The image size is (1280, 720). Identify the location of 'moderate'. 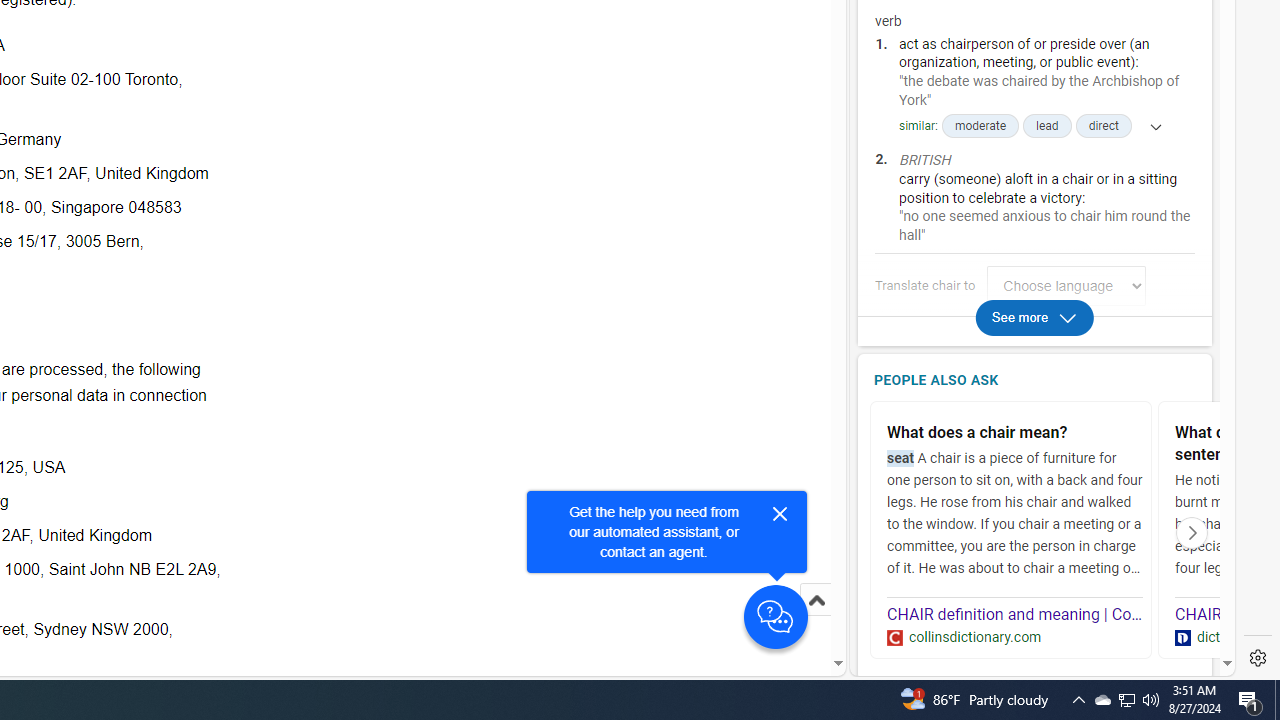
(980, 126).